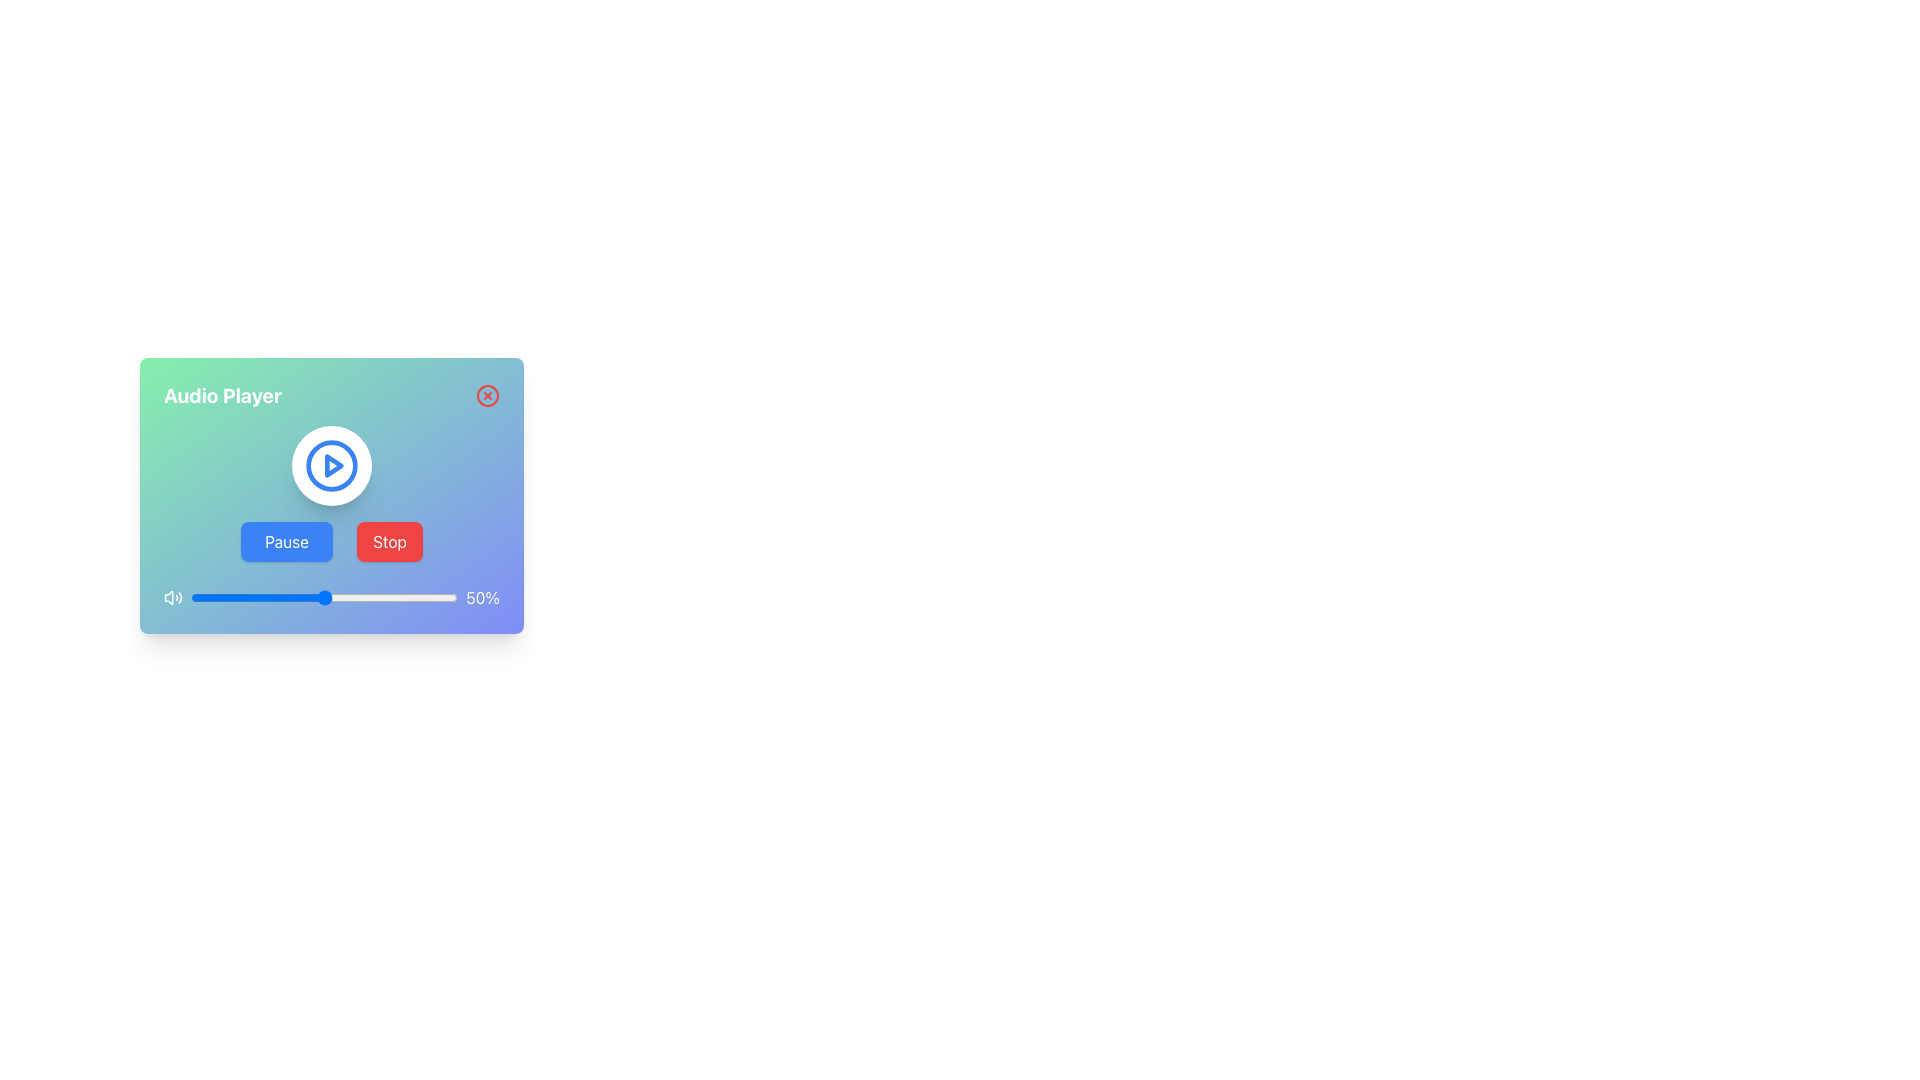  Describe the element at coordinates (296, 596) in the screenshot. I see `the slider` at that location.